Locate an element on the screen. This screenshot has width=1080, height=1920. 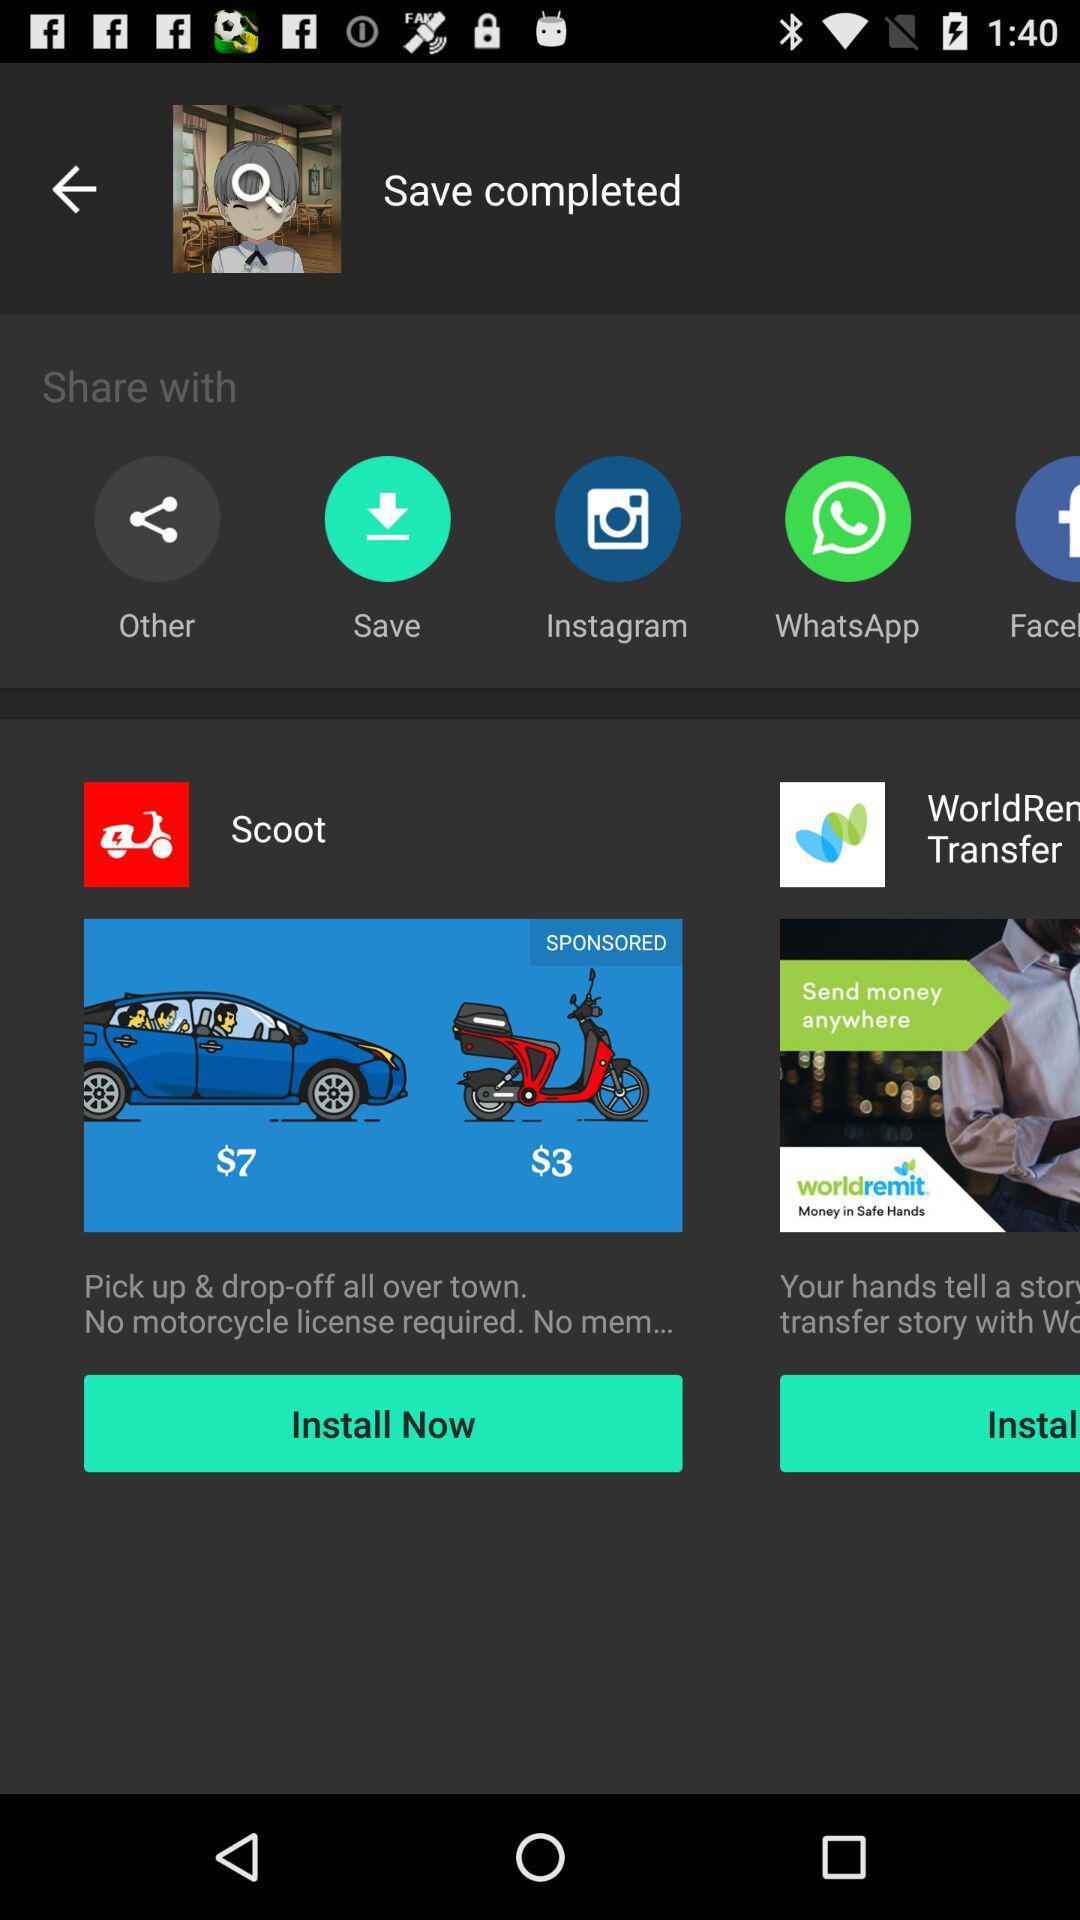
your hands tell item is located at coordinates (929, 1303).